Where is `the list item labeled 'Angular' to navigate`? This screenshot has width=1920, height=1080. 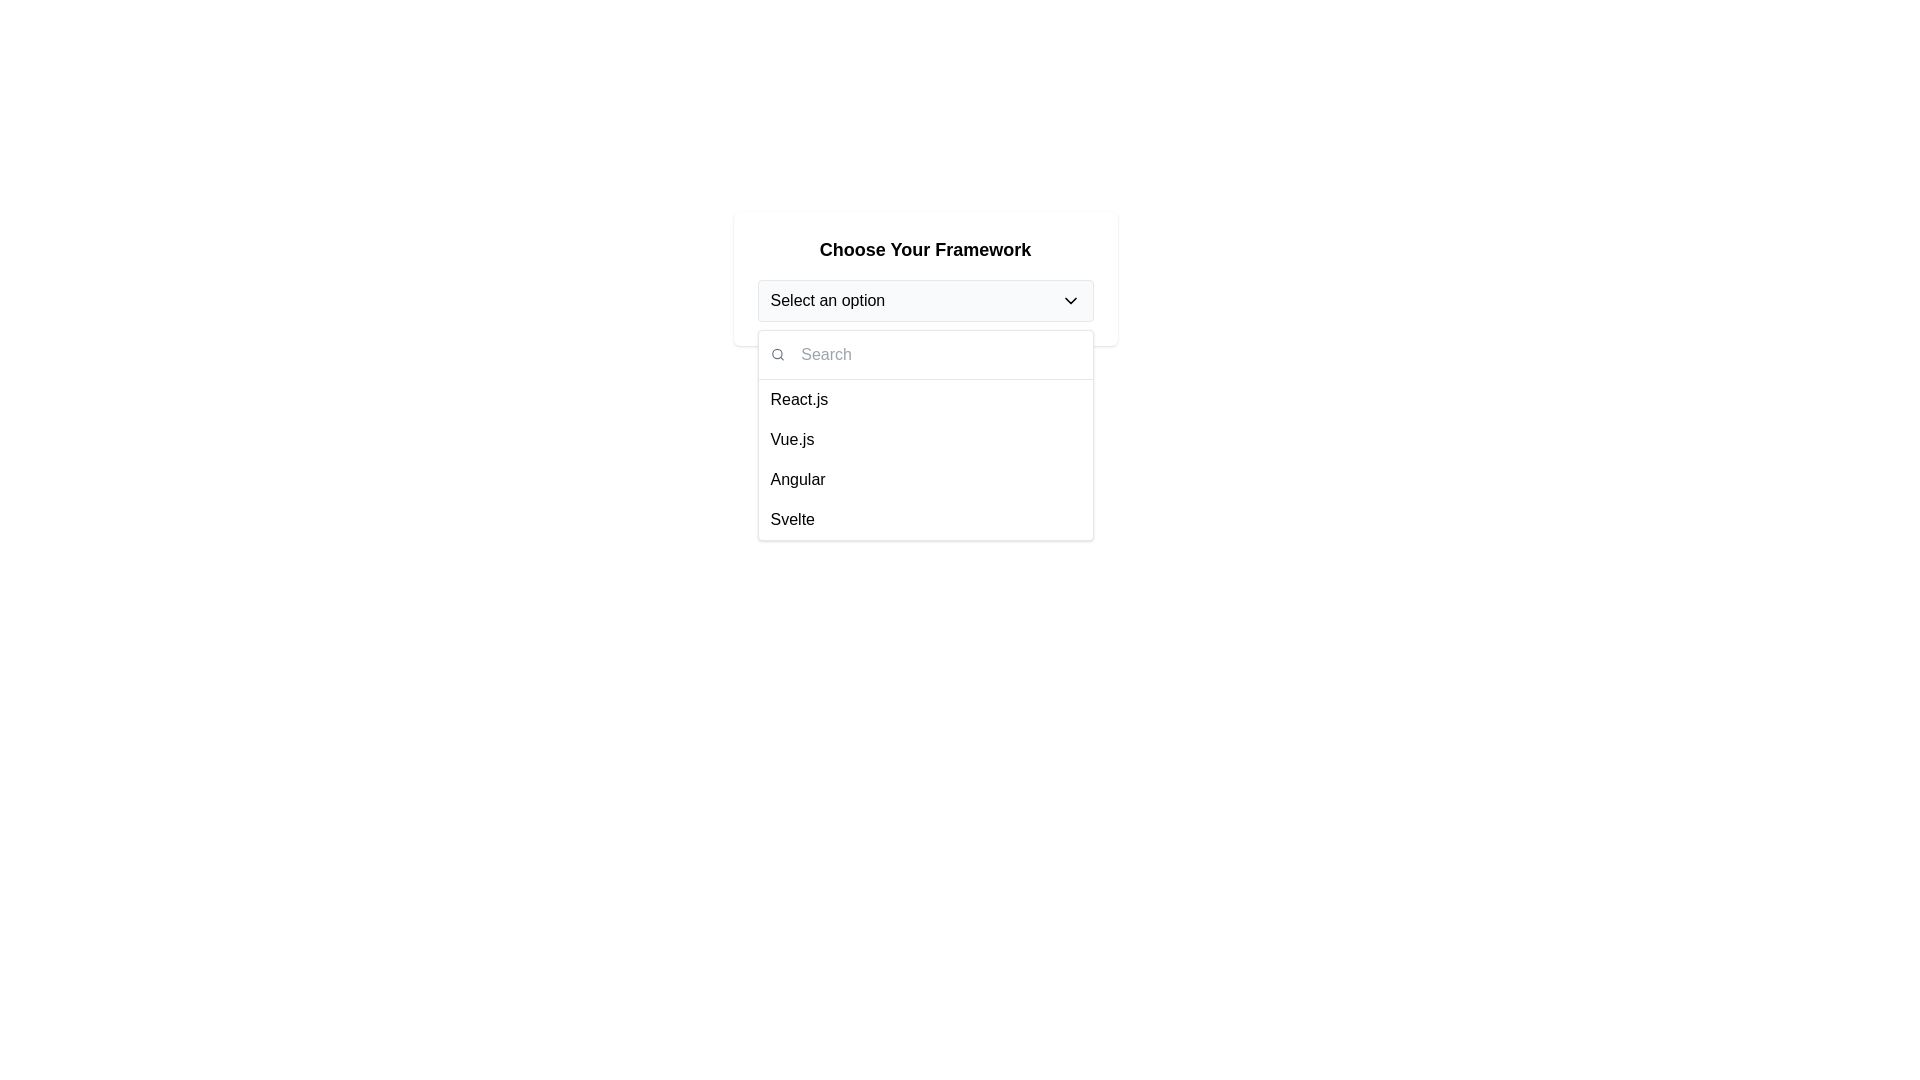
the list item labeled 'Angular' to navigate is located at coordinates (924, 479).